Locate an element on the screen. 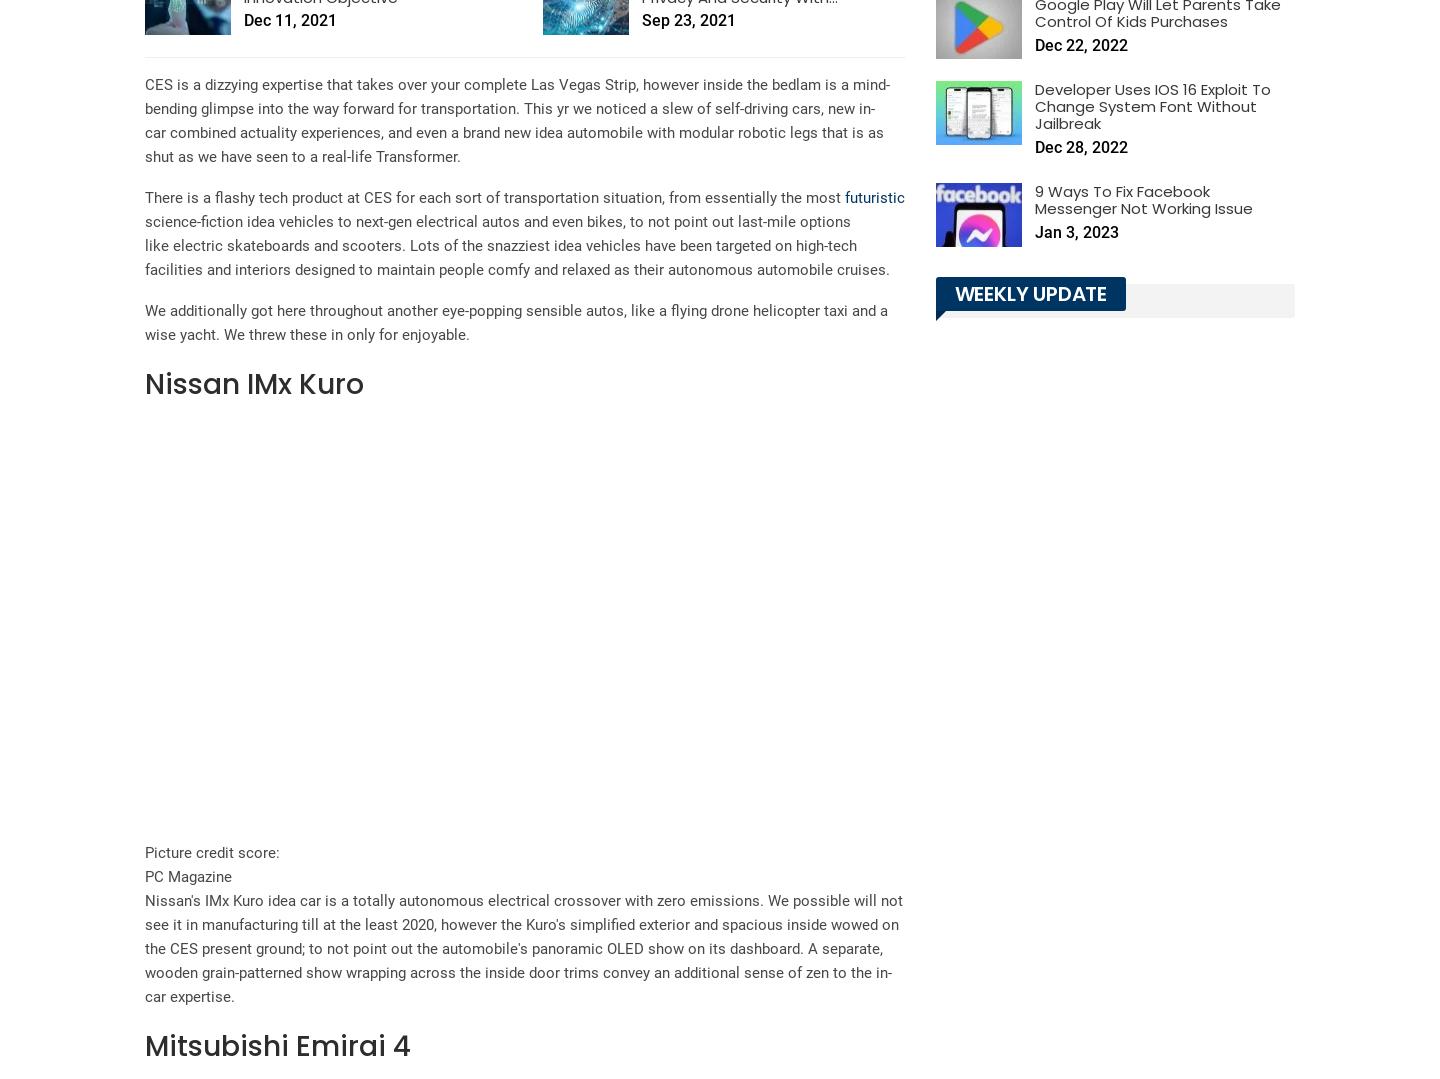 The height and width of the screenshot is (1079, 1440). 'Dec 28, 2022' is located at coordinates (1034, 146).